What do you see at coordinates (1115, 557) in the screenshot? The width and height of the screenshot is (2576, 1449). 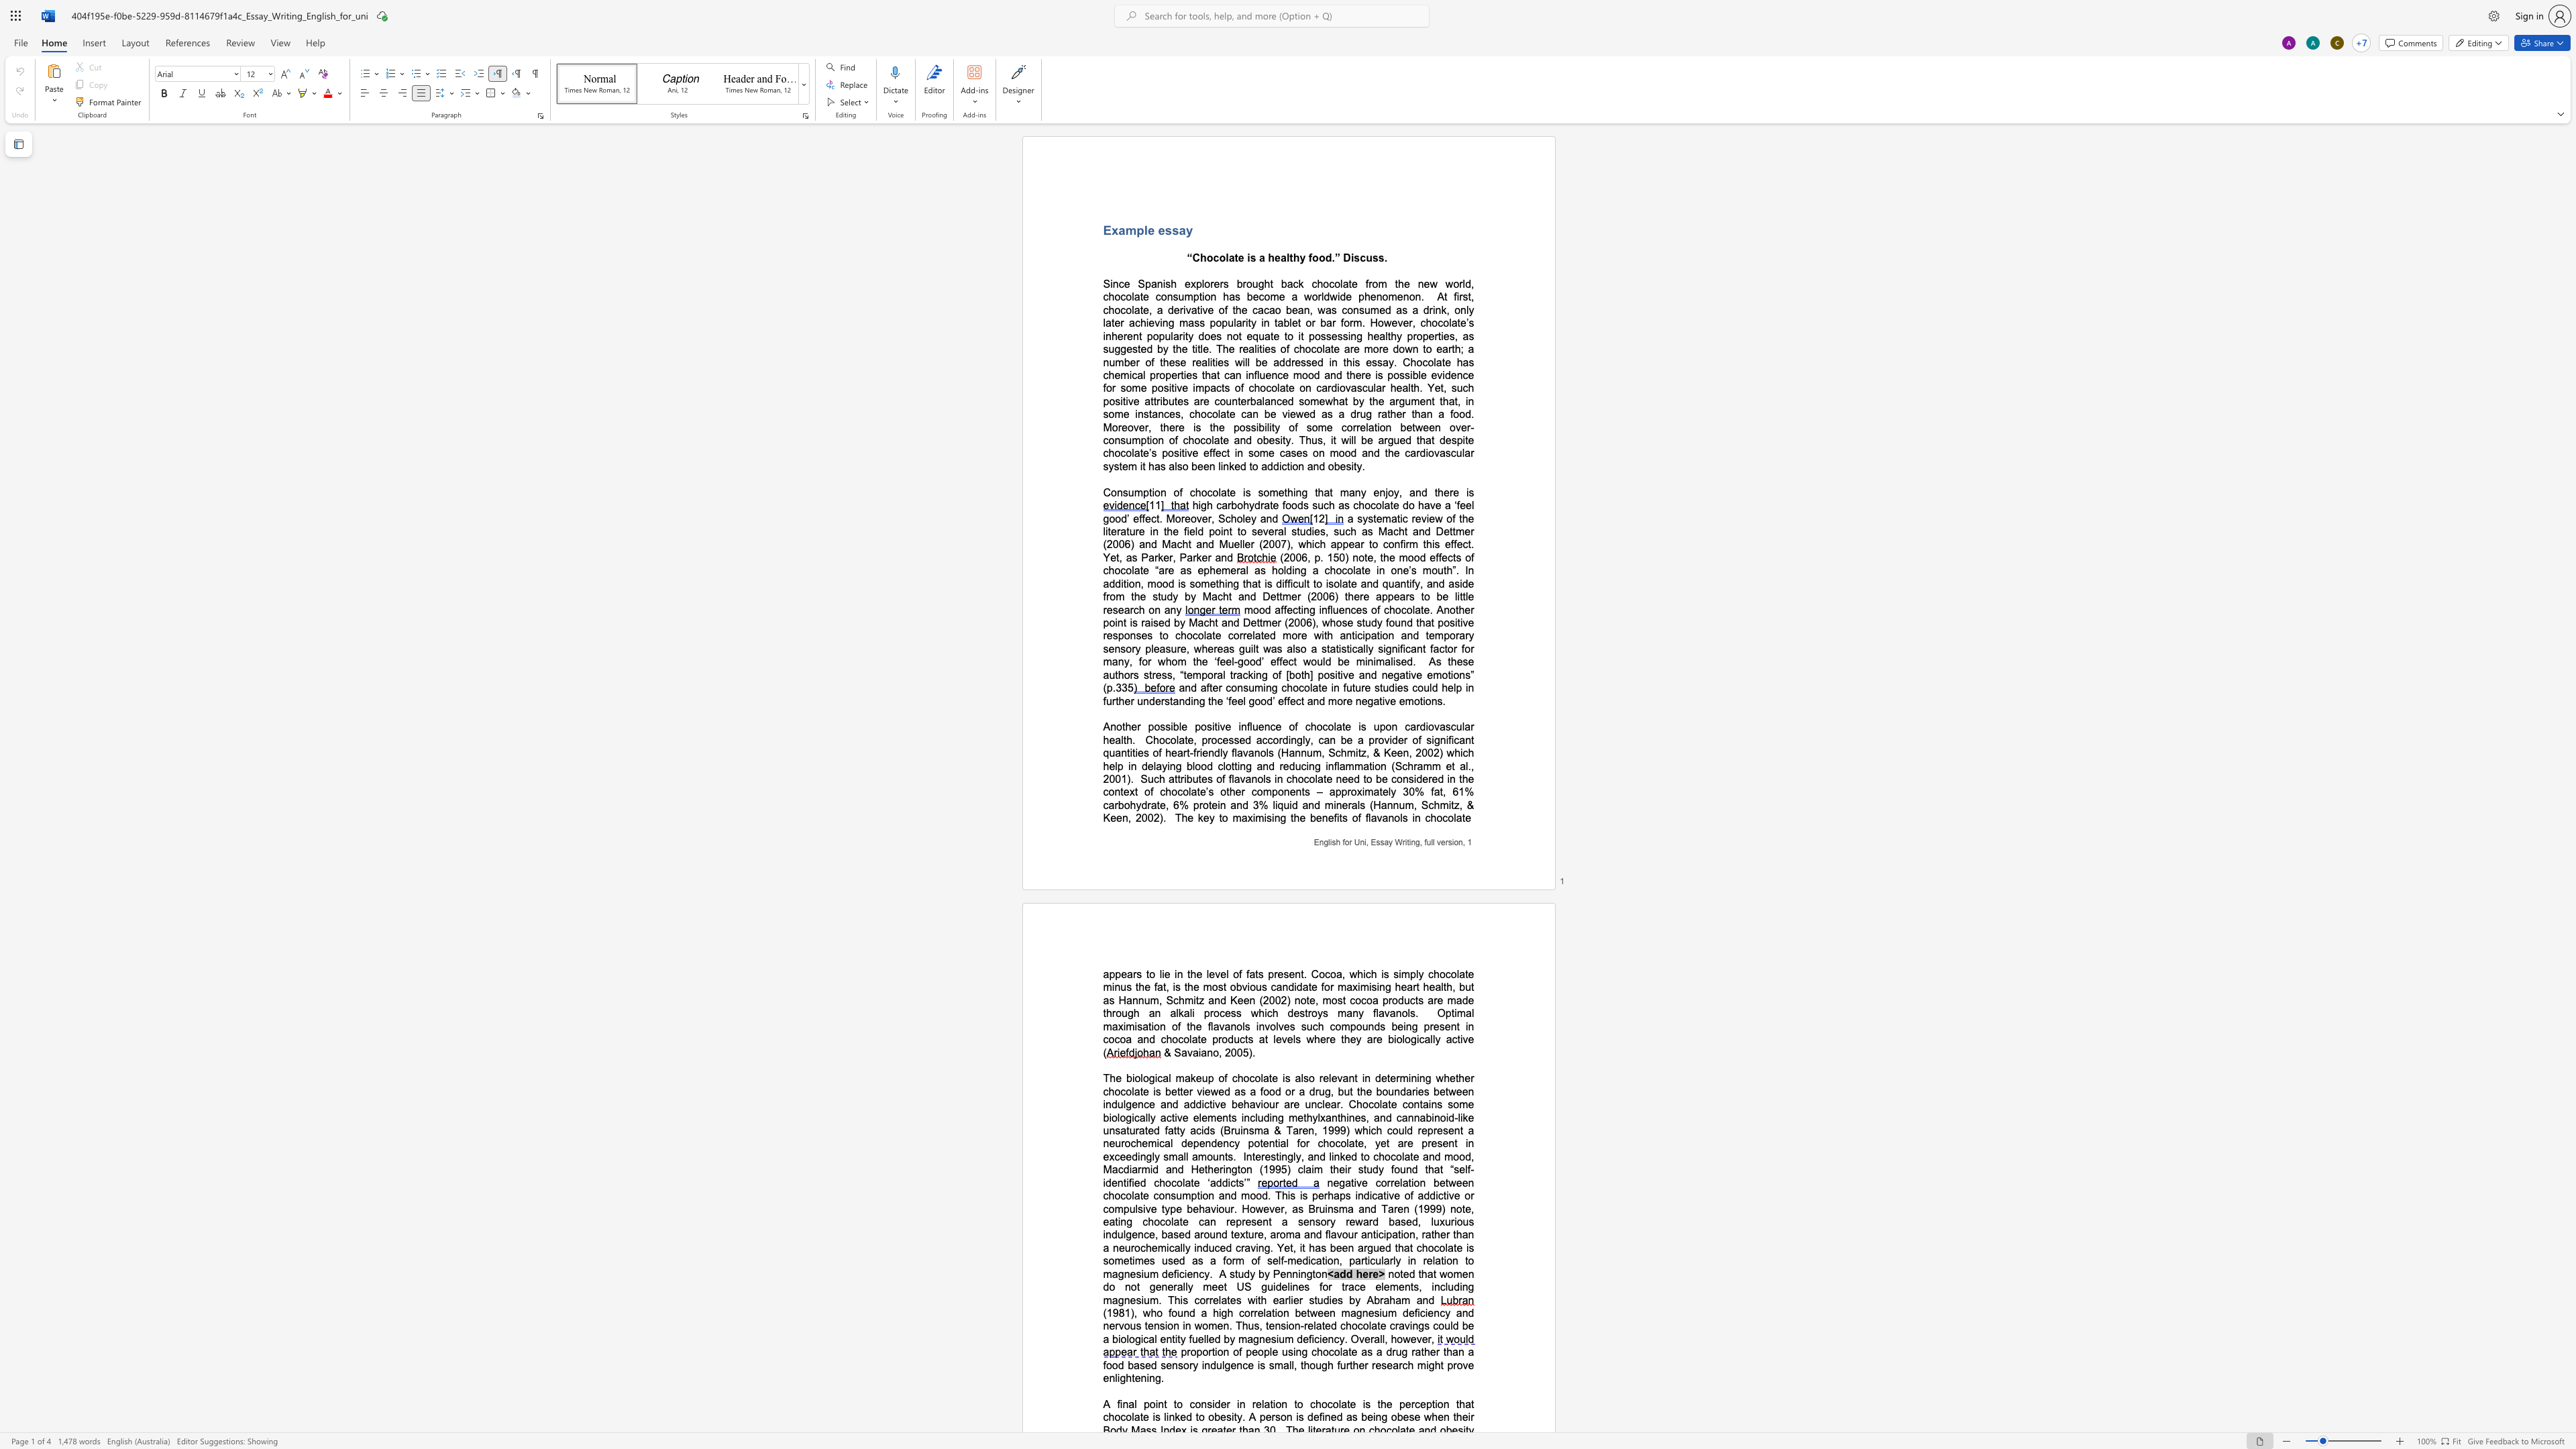 I see `the space between the continuous character "e" and "t" in the text` at bounding box center [1115, 557].